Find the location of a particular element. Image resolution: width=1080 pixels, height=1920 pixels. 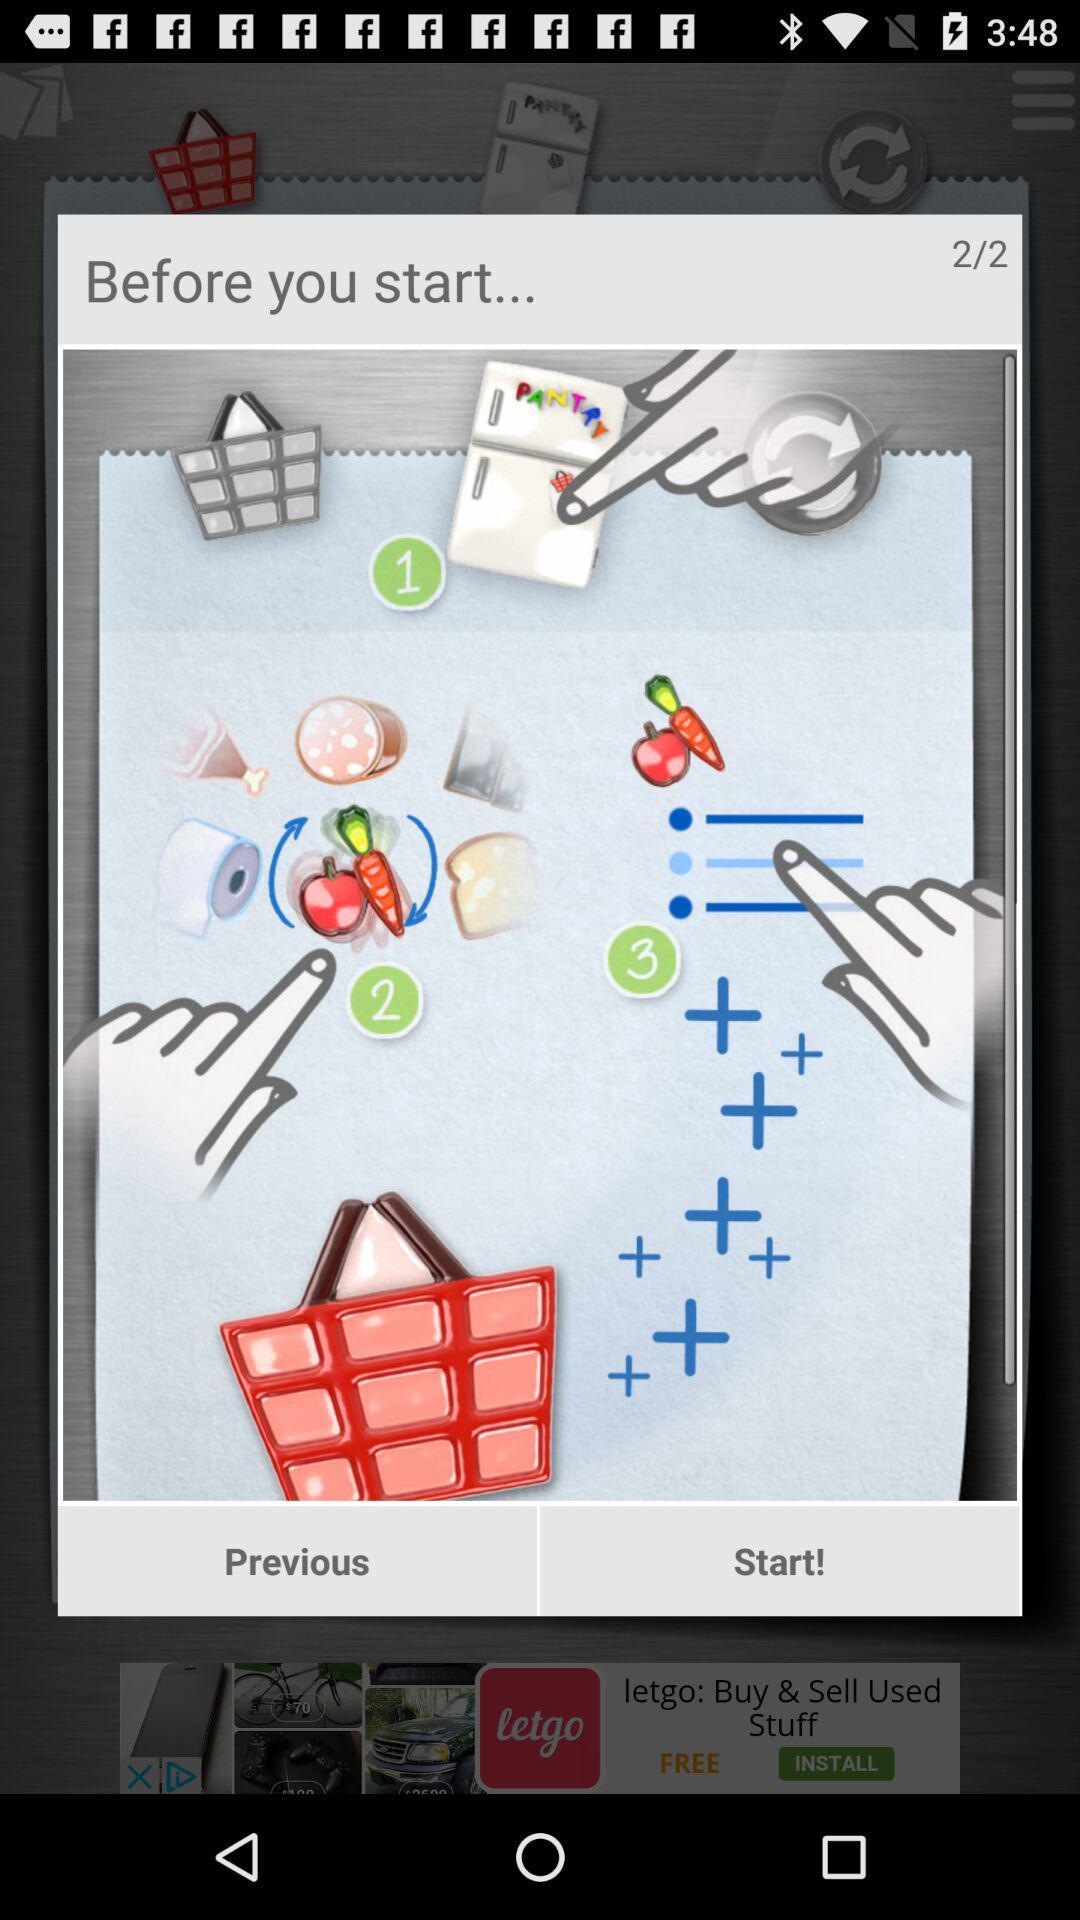

the item to the left of start! item is located at coordinates (297, 1560).